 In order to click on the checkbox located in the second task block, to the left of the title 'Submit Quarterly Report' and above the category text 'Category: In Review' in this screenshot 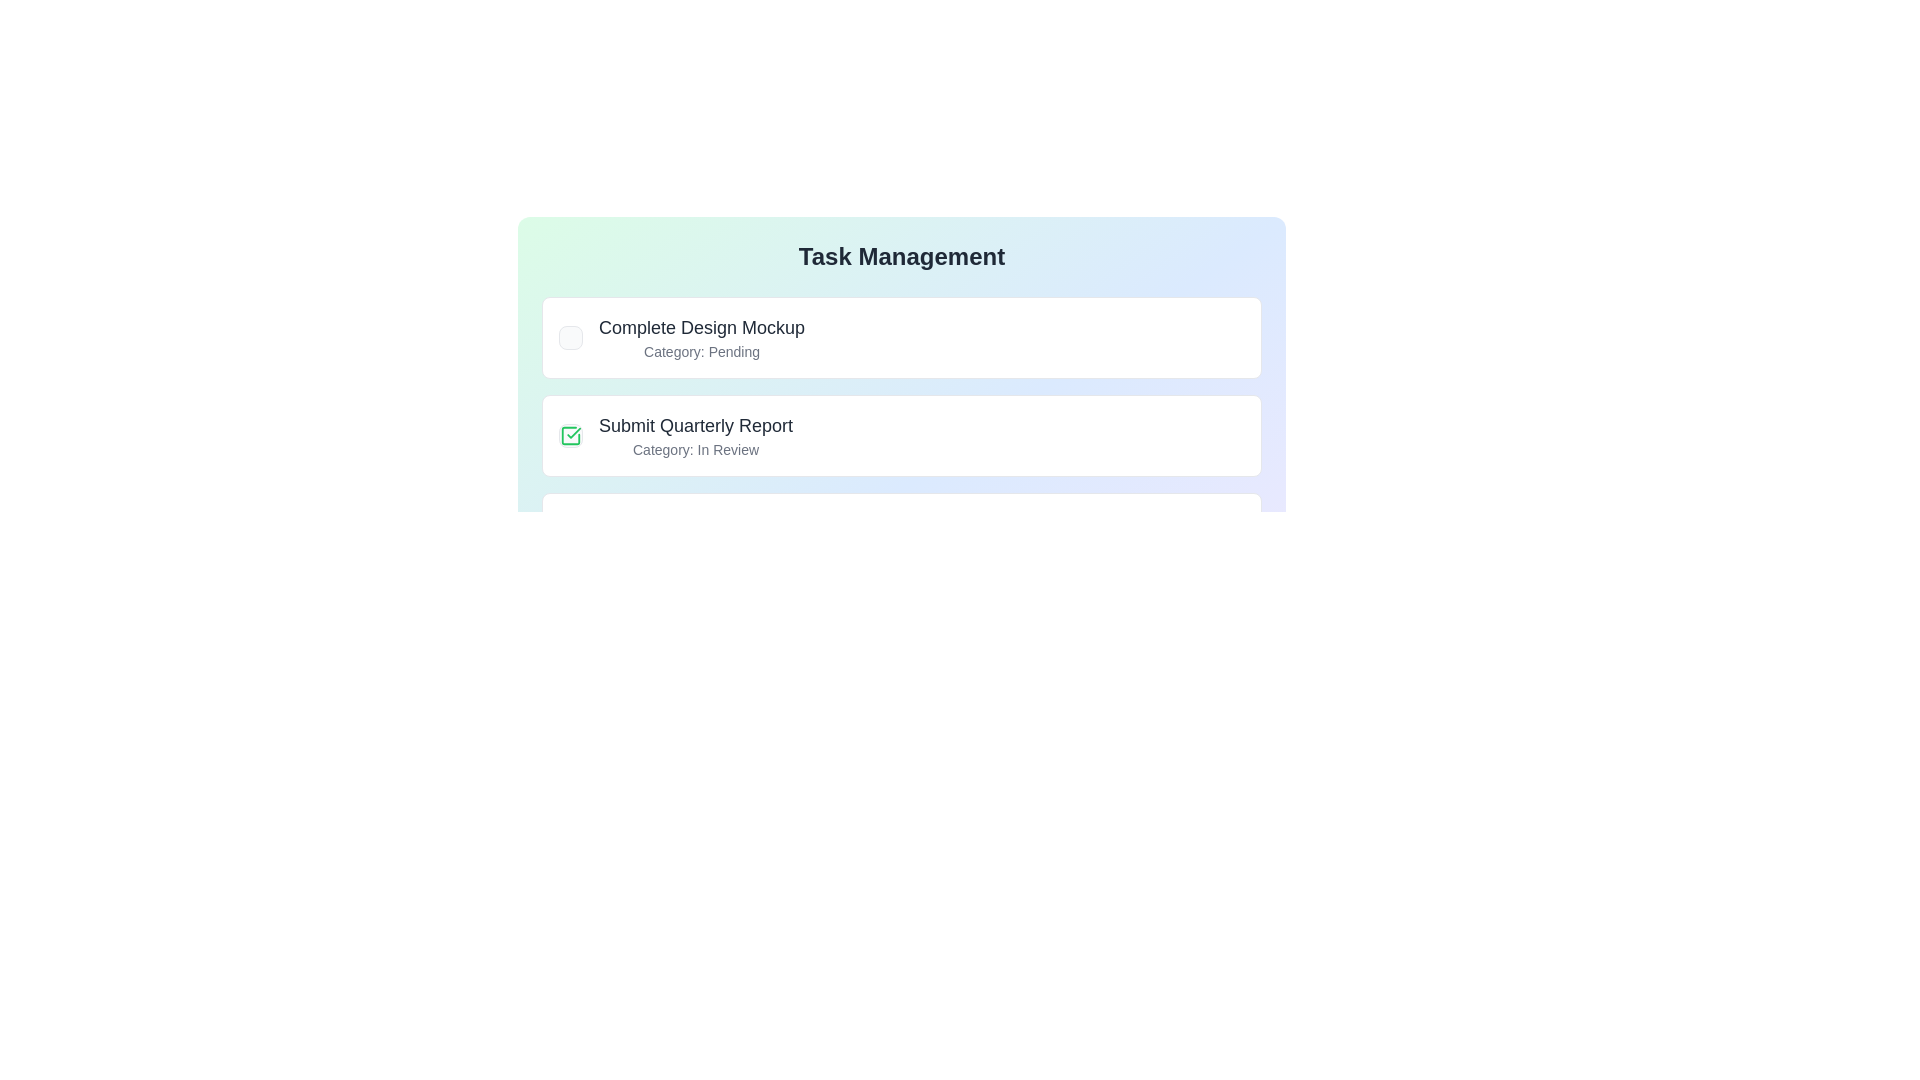, I will do `click(570, 434)`.